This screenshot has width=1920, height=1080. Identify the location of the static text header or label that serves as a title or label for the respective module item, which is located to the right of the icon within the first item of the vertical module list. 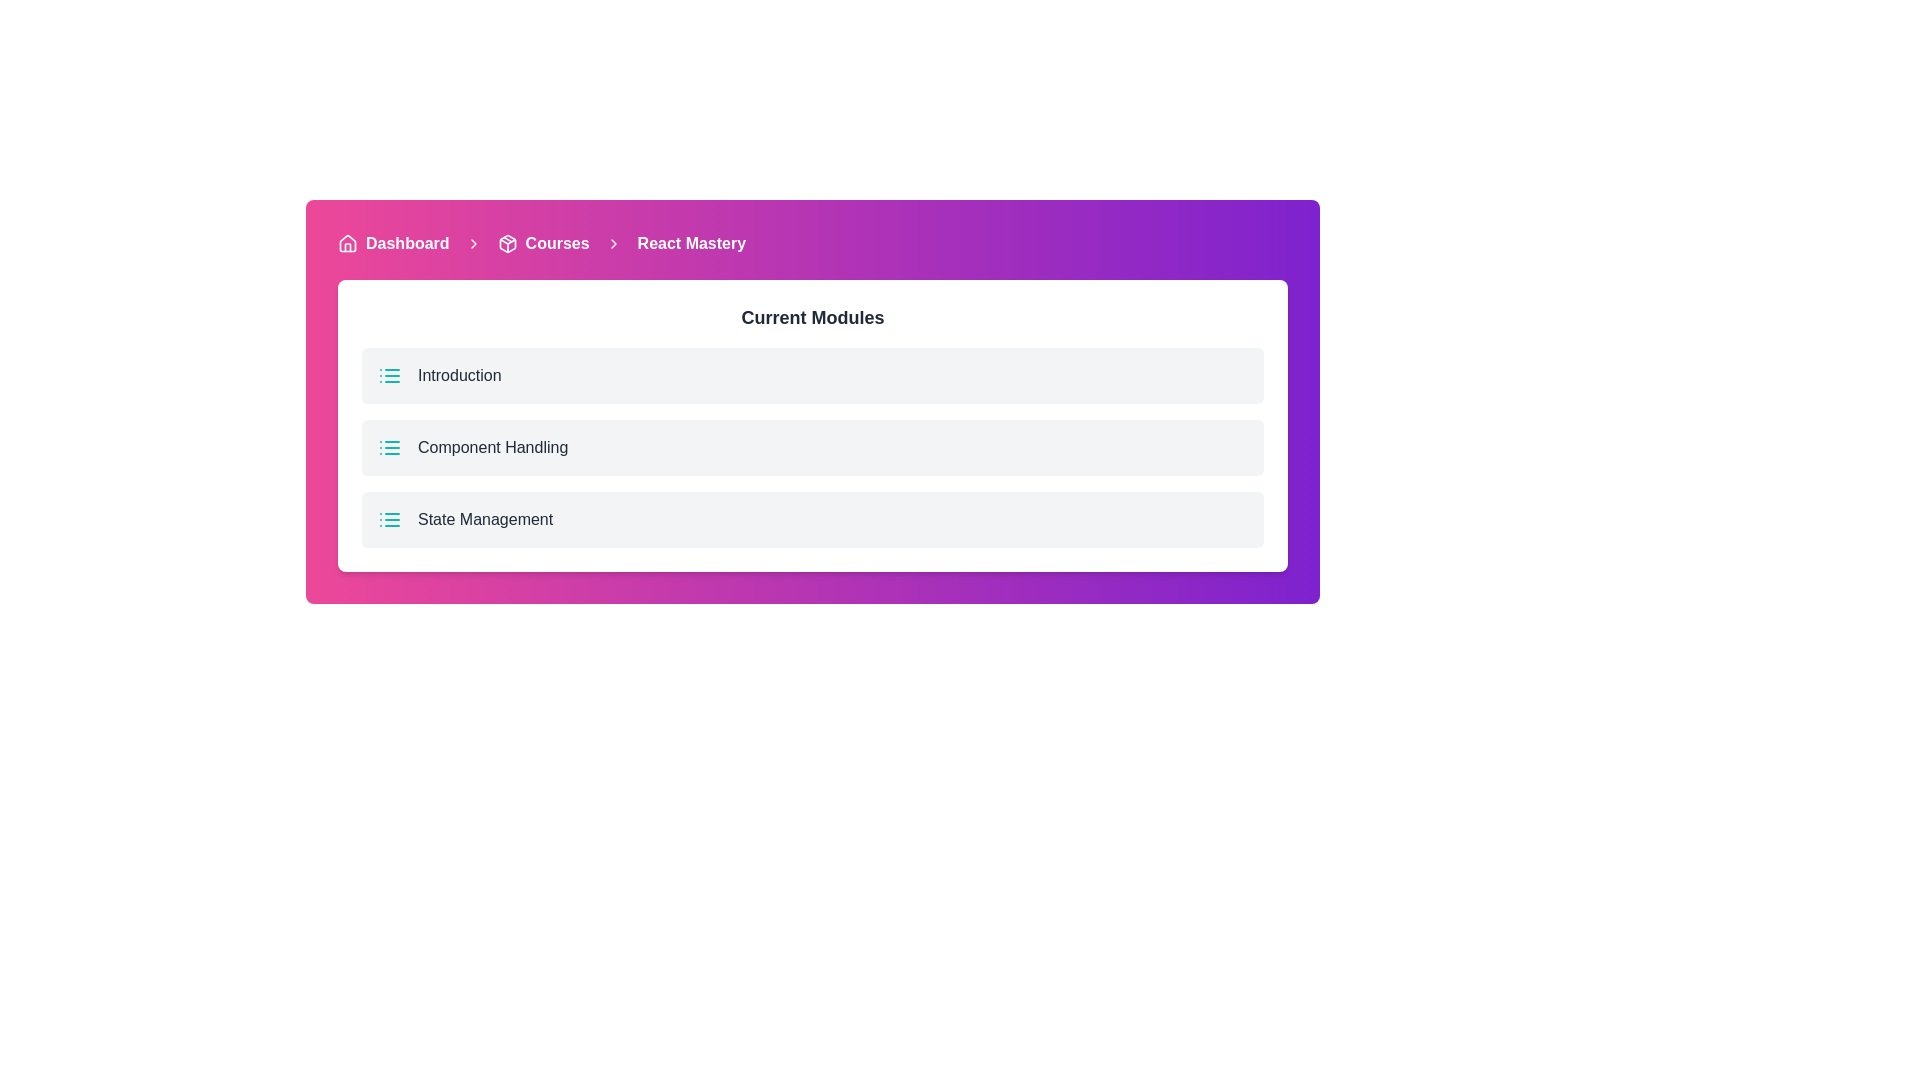
(458, 375).